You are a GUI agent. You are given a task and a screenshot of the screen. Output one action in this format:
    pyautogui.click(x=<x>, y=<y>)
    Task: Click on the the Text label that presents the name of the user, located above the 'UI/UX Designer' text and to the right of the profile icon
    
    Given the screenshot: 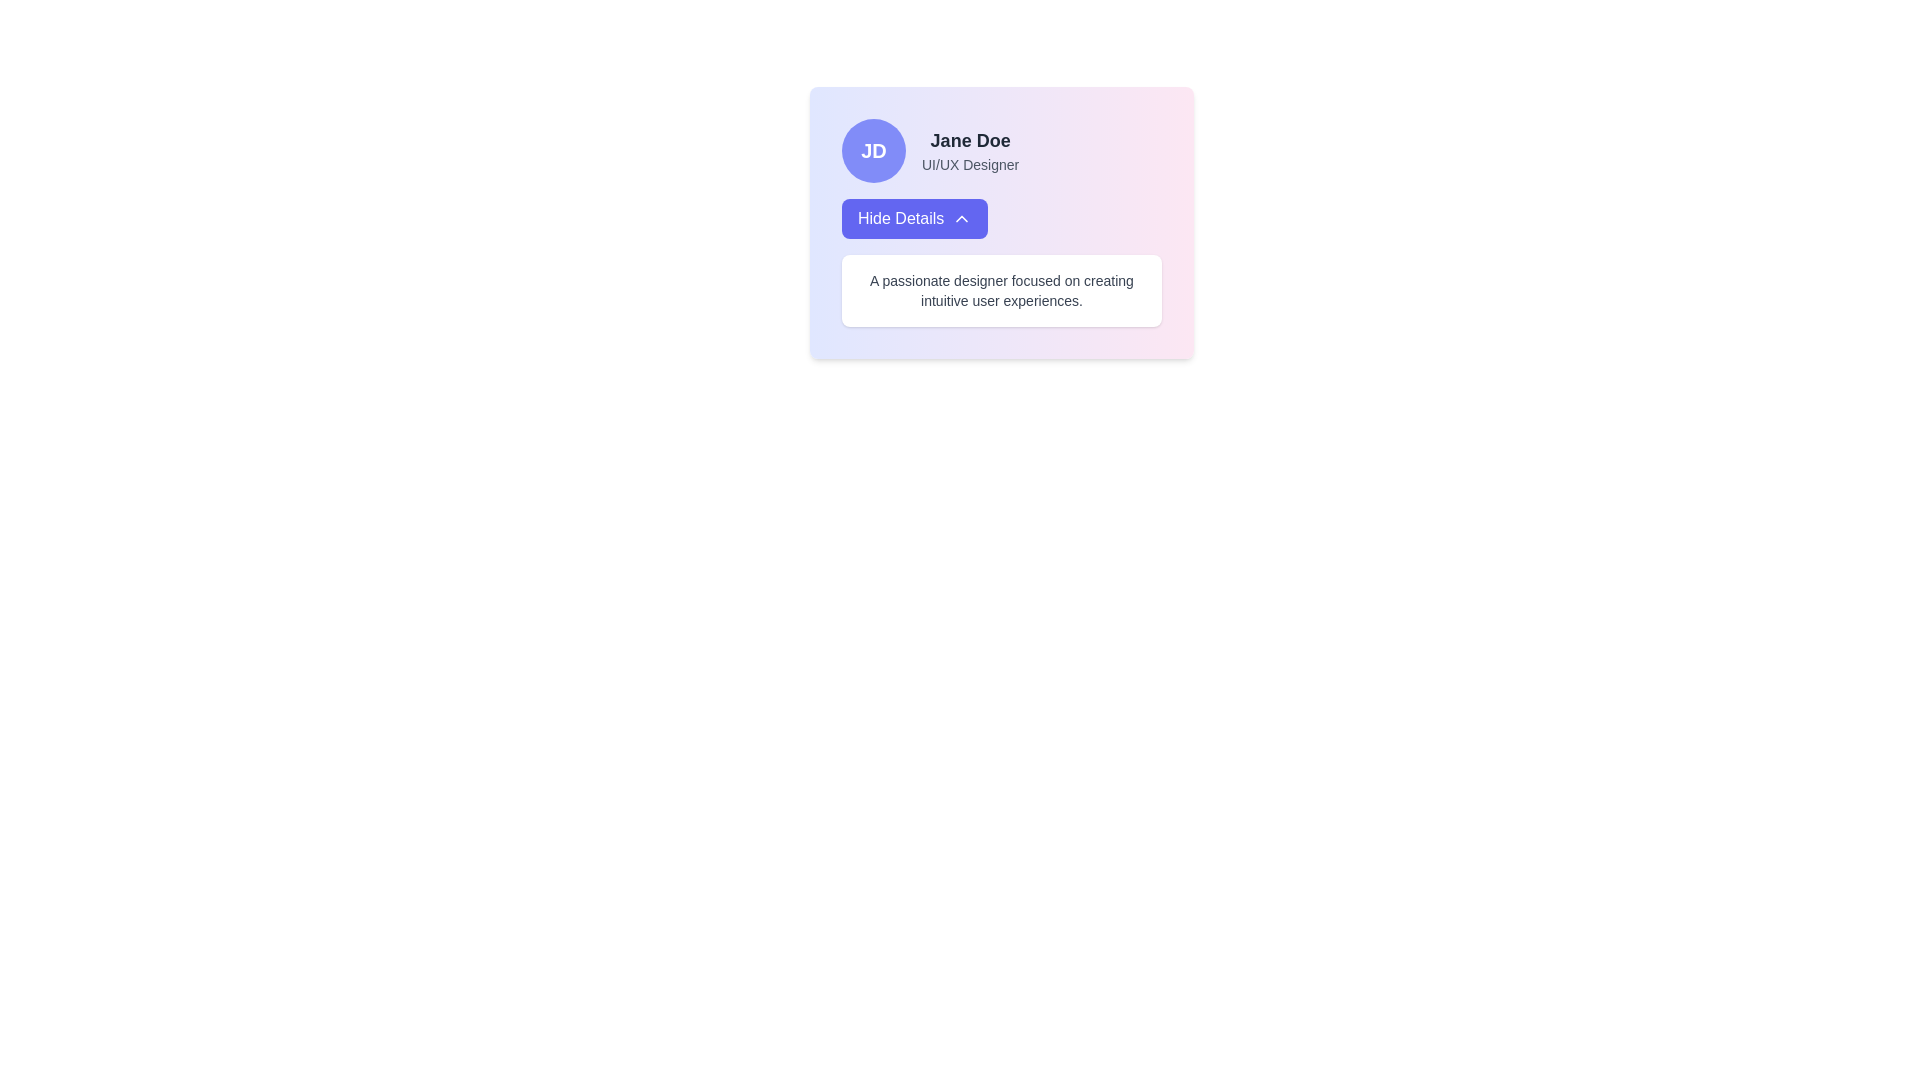 What is the action you would take?
    pyautogui.click(x=970, y=140)
    